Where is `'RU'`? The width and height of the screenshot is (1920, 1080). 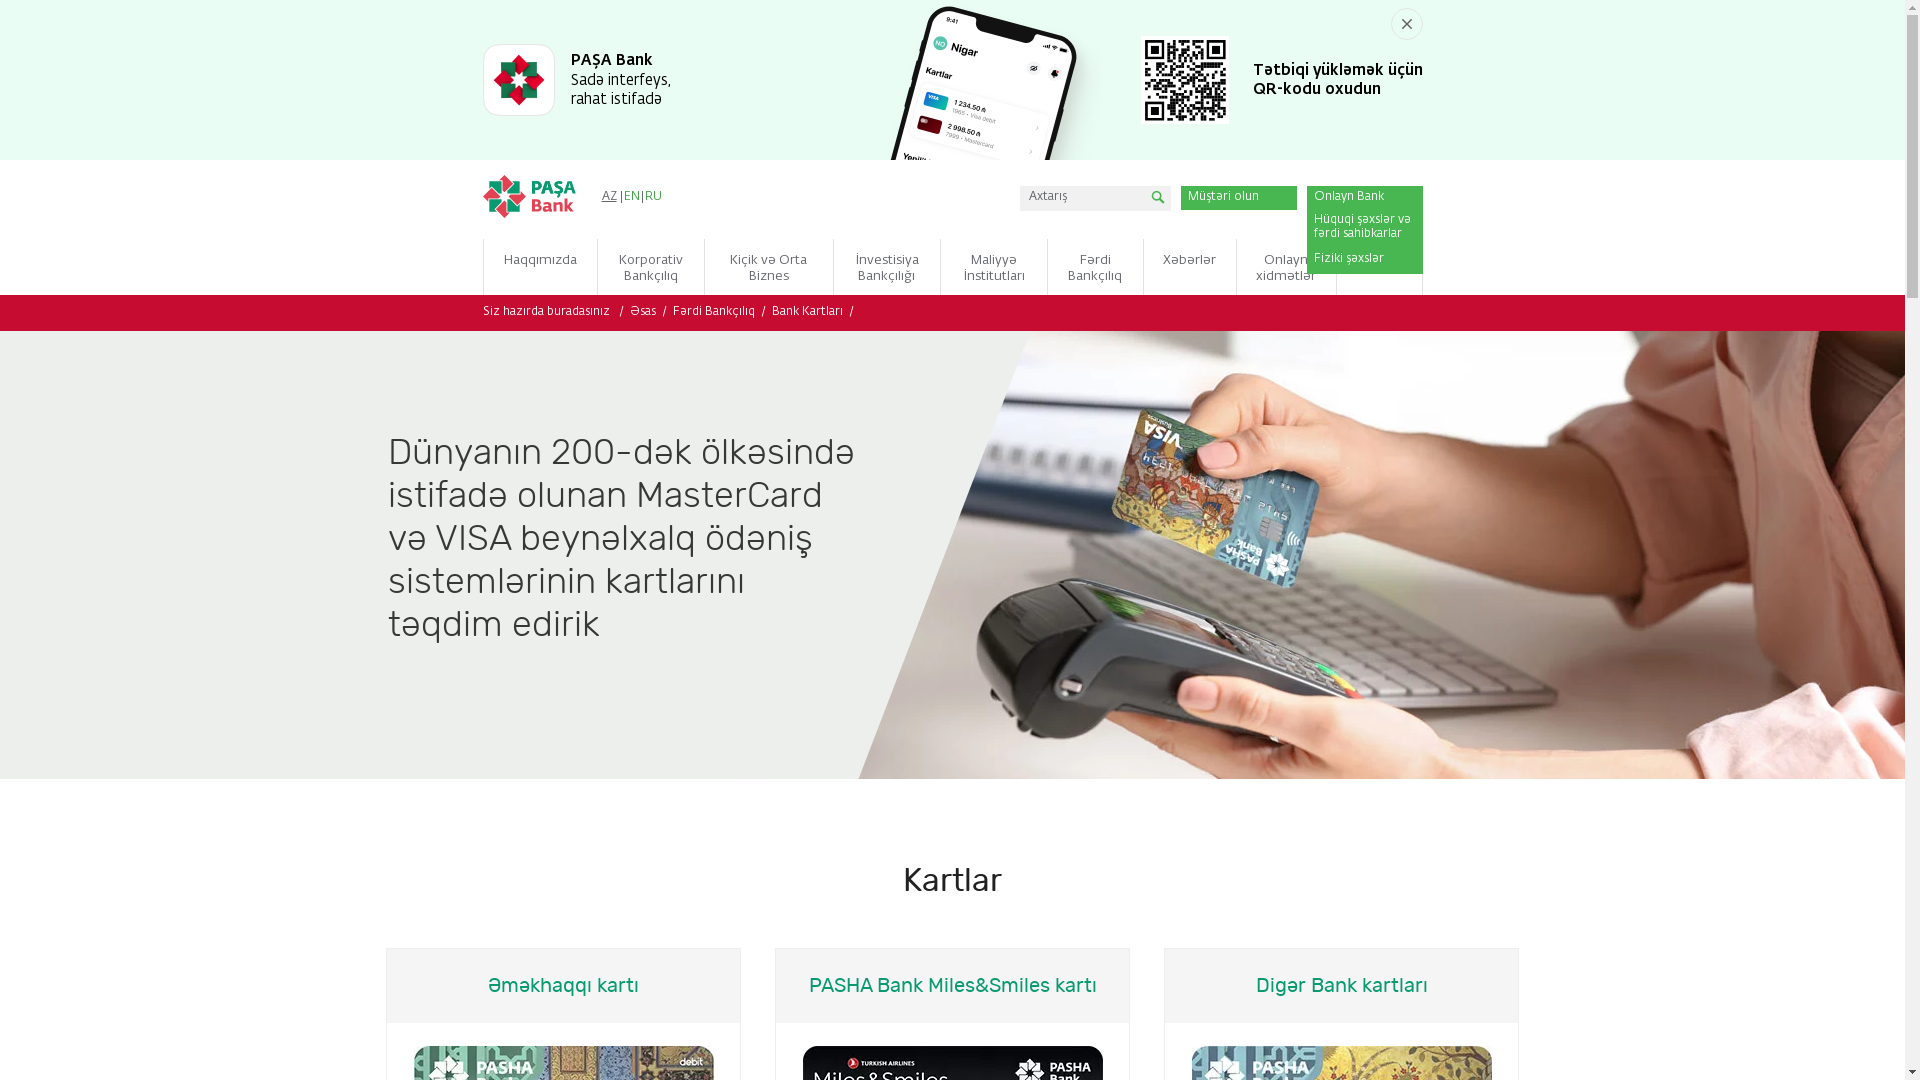 'RU' is located at coordinates (643, 196).